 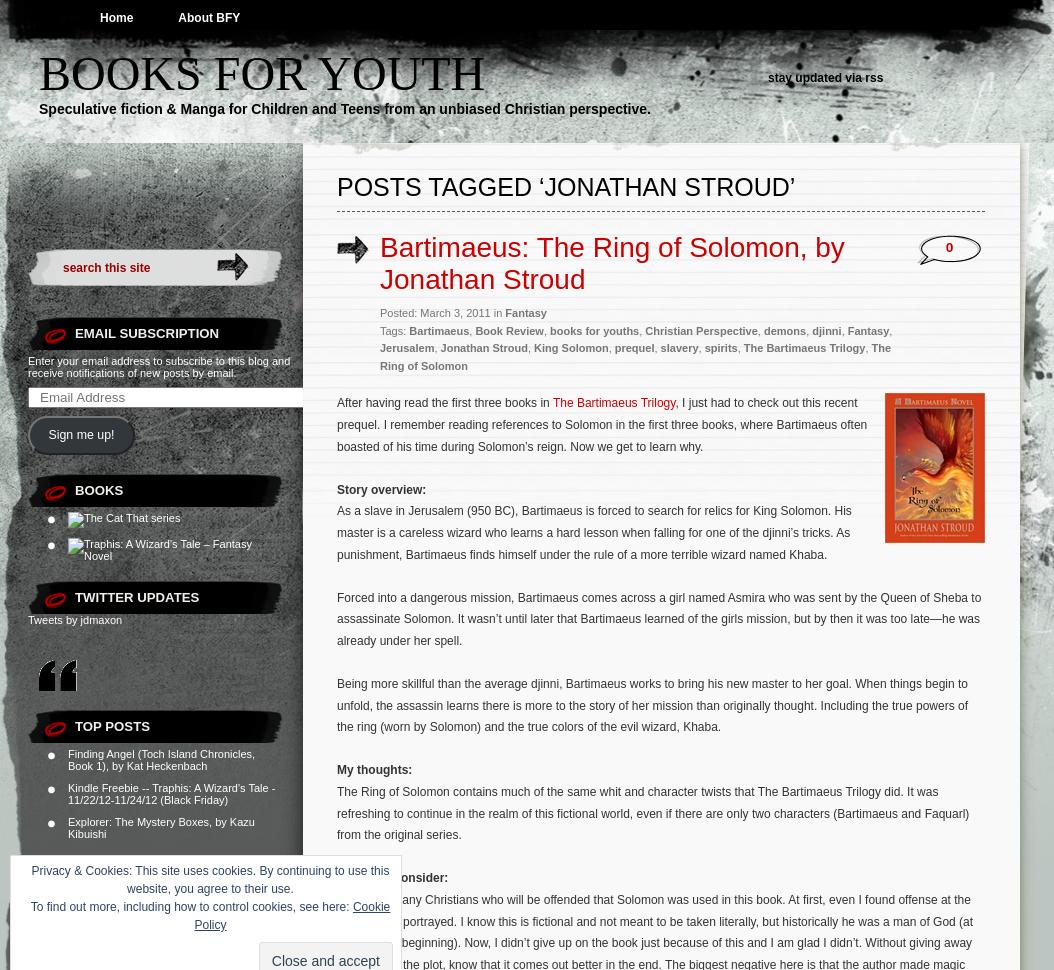 I want to click on 'King Solomon', so click(x=570, y=347).